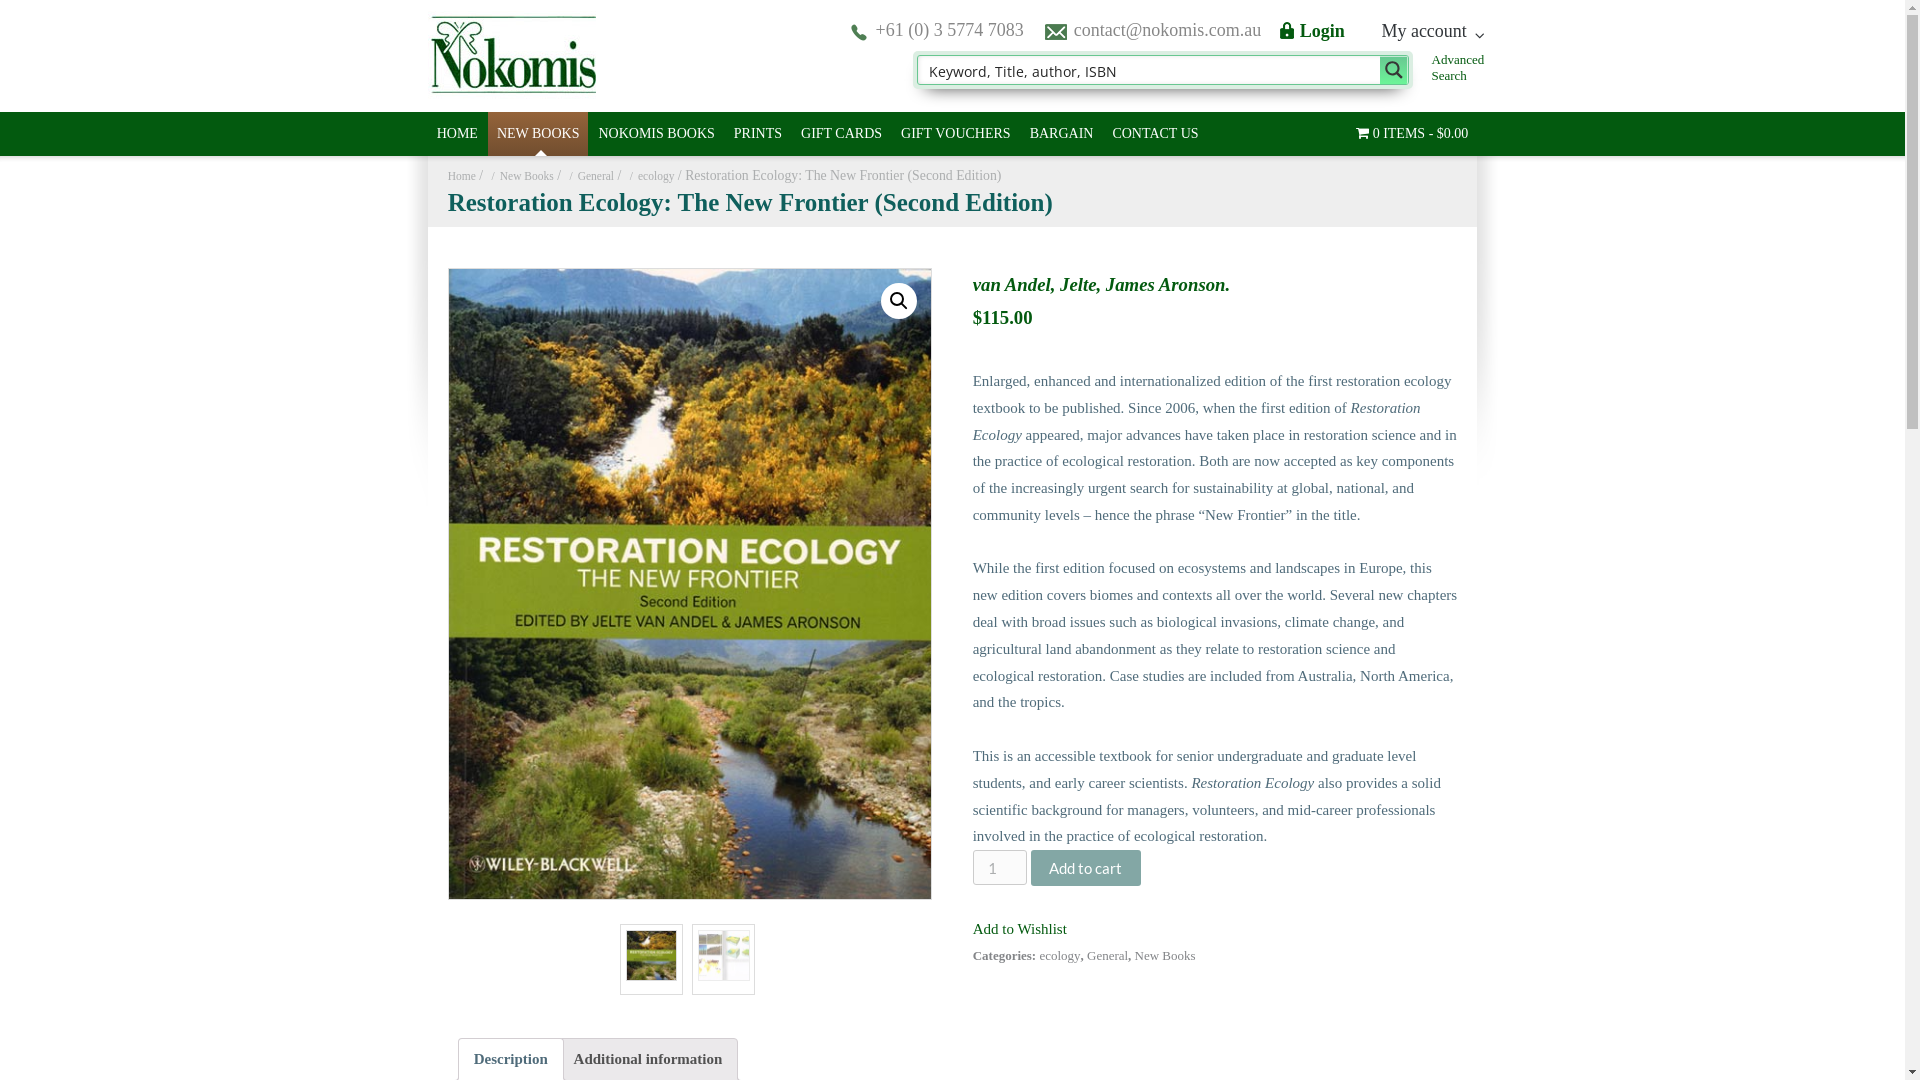 The image size is (1920, 1080). I want to click on 'GIFT VOUCHERS', so click(954, 134).